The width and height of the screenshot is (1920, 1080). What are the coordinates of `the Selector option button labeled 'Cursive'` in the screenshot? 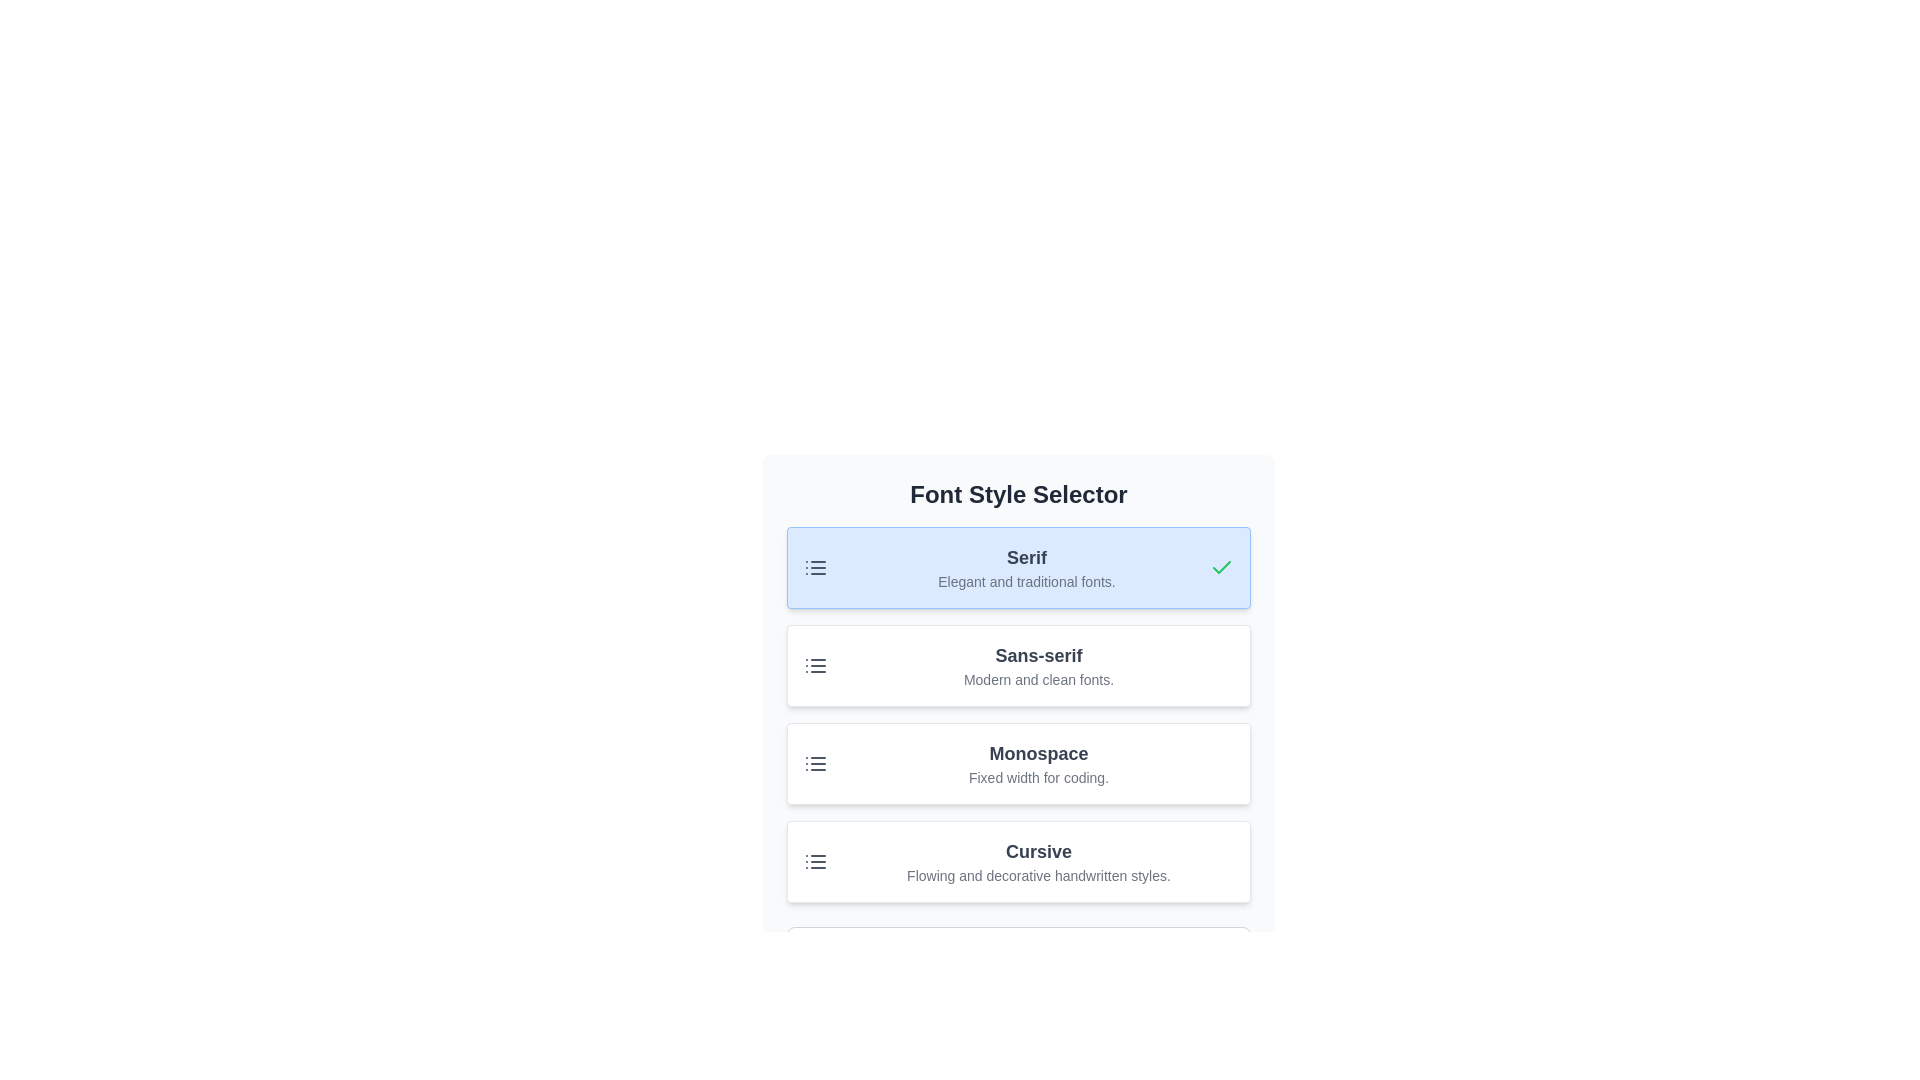 It's located at (1018, 860).